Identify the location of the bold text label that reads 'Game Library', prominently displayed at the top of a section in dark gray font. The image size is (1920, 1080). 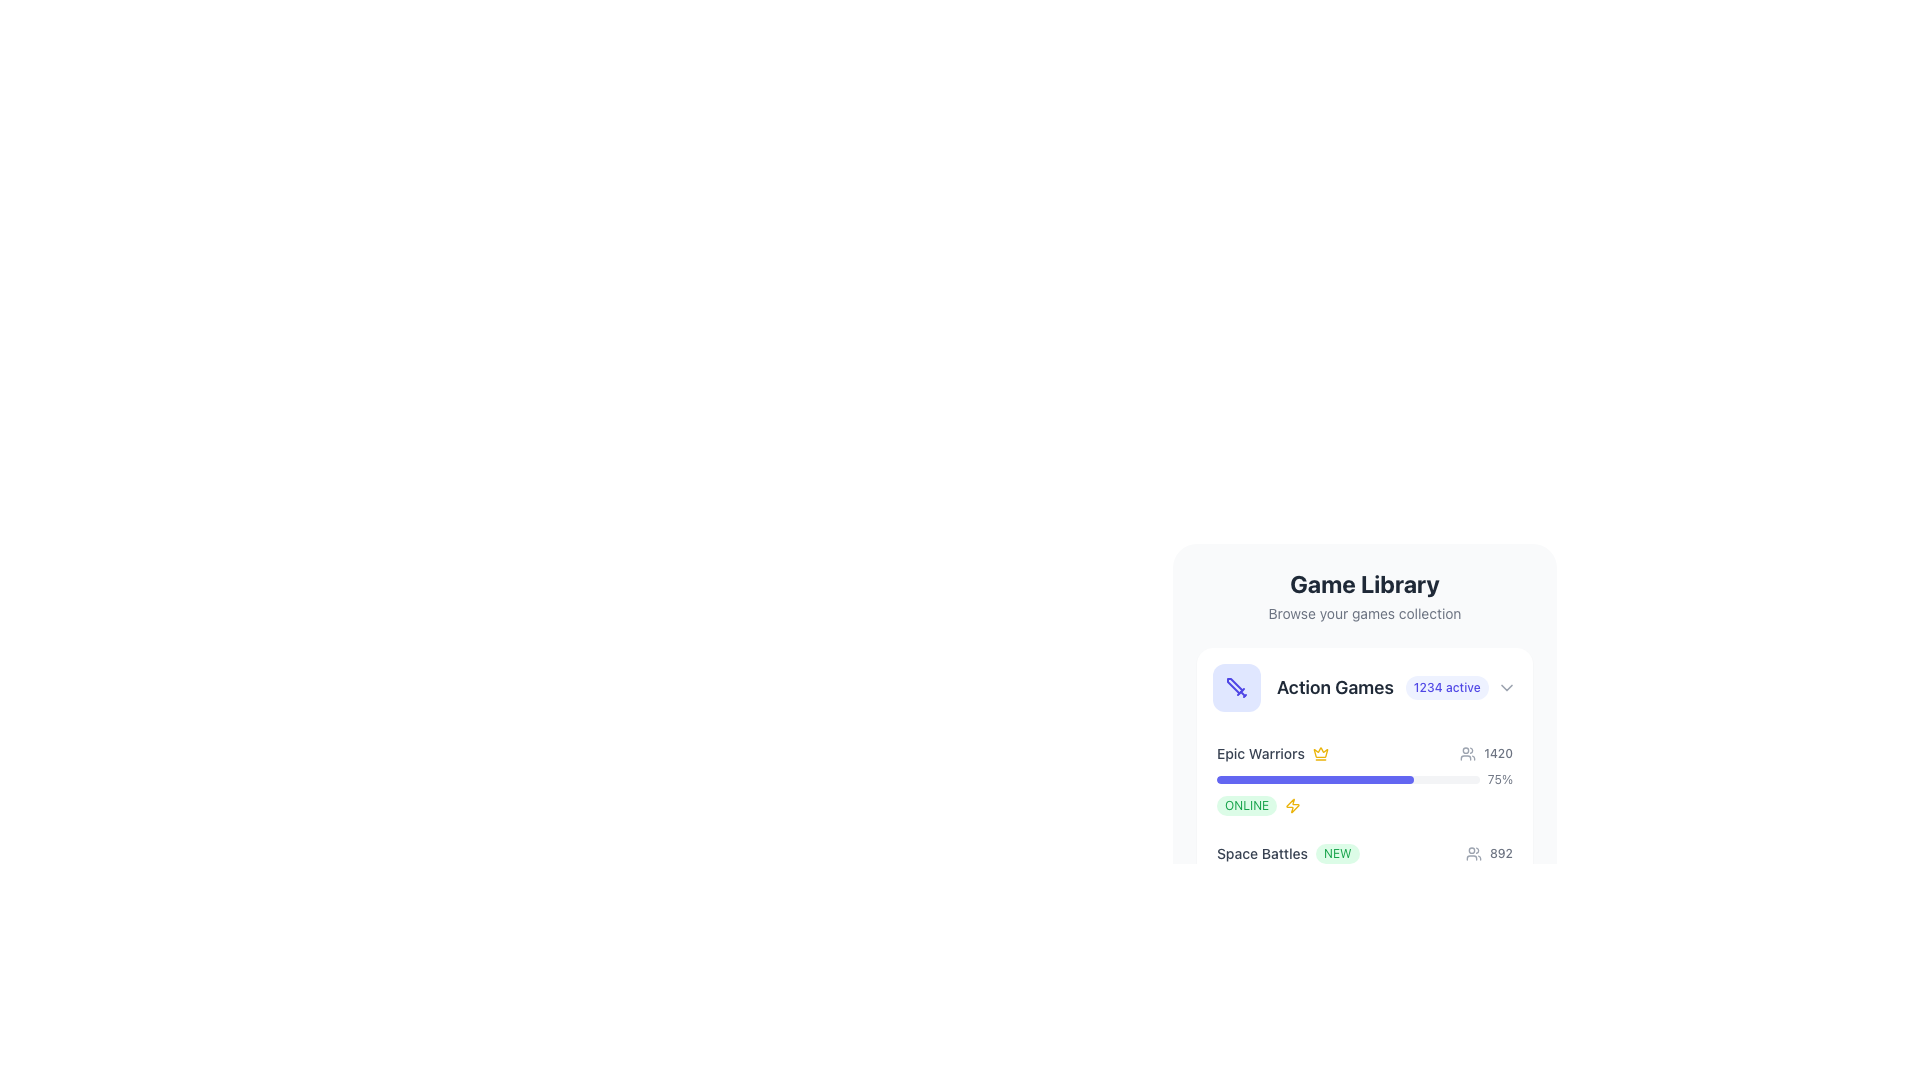
(1363, 583).